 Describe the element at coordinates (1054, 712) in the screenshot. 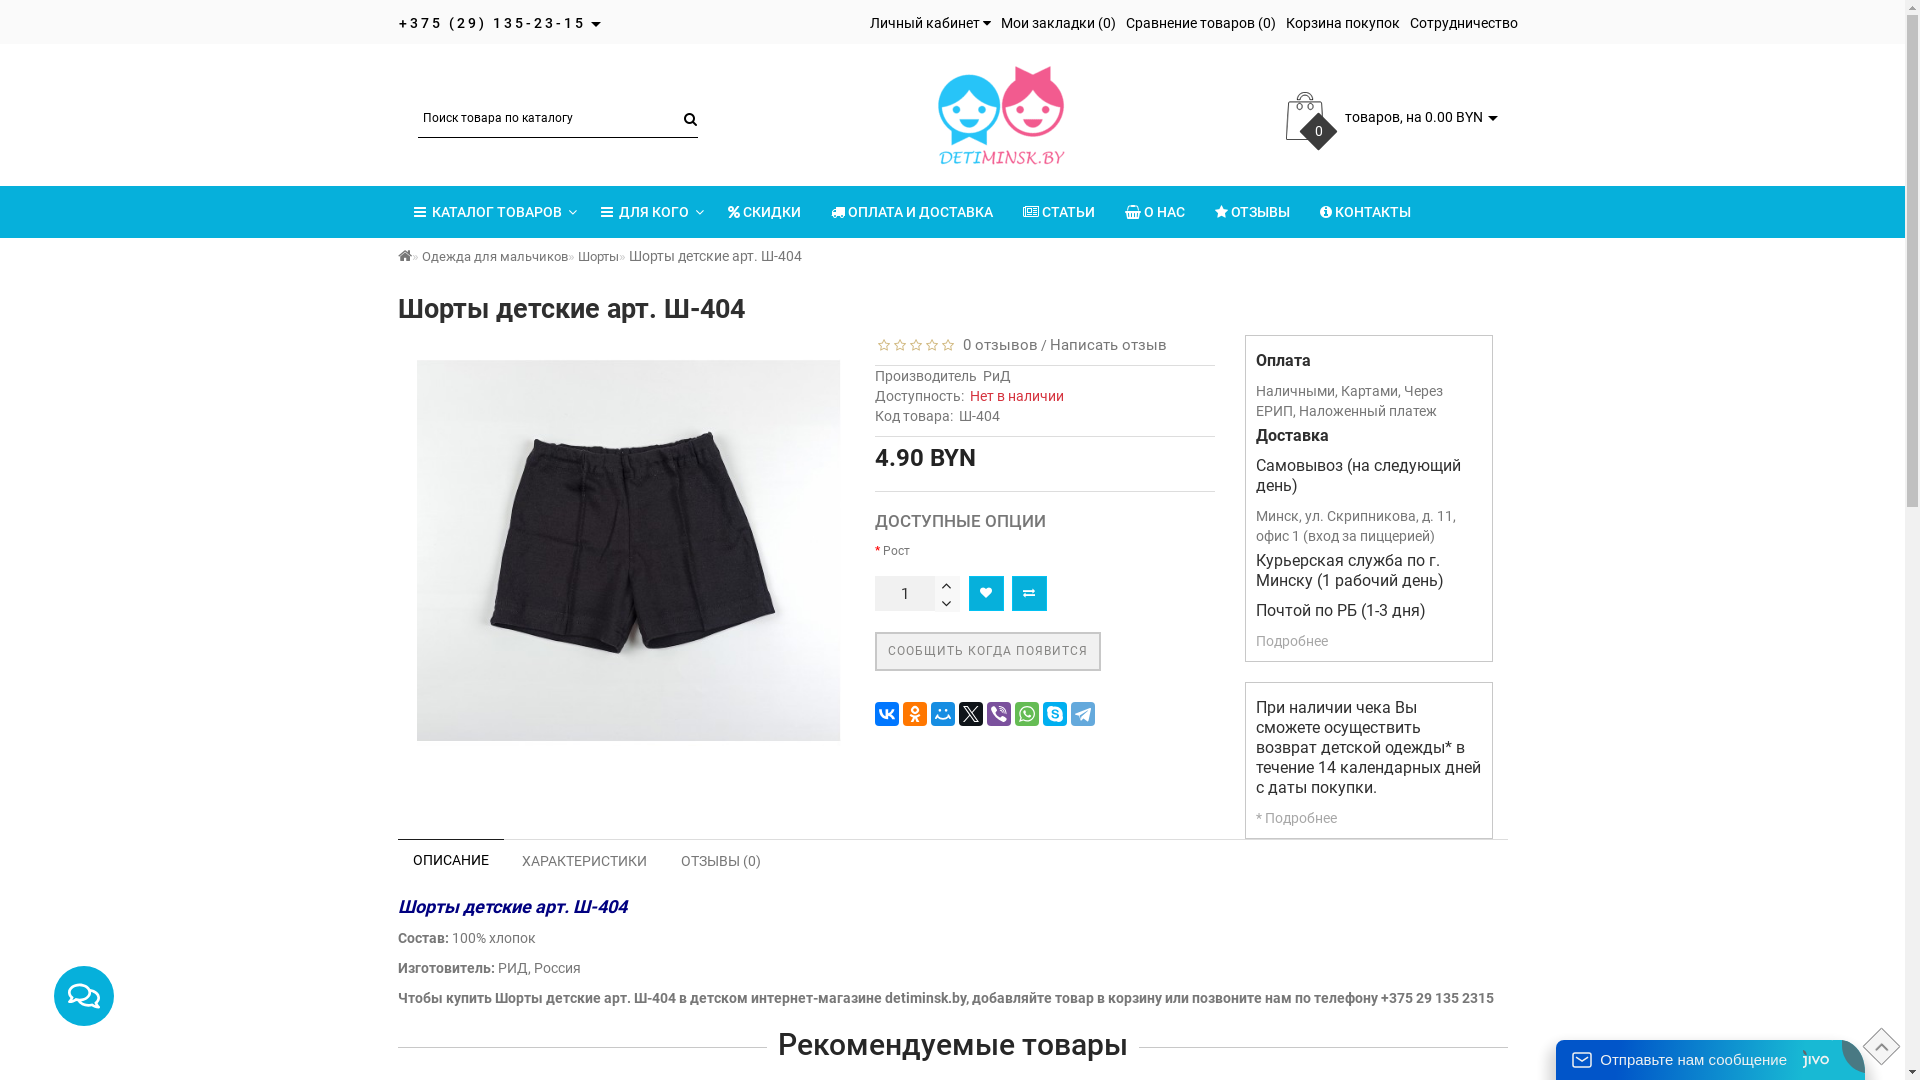

I see `'Skype'` at that location.